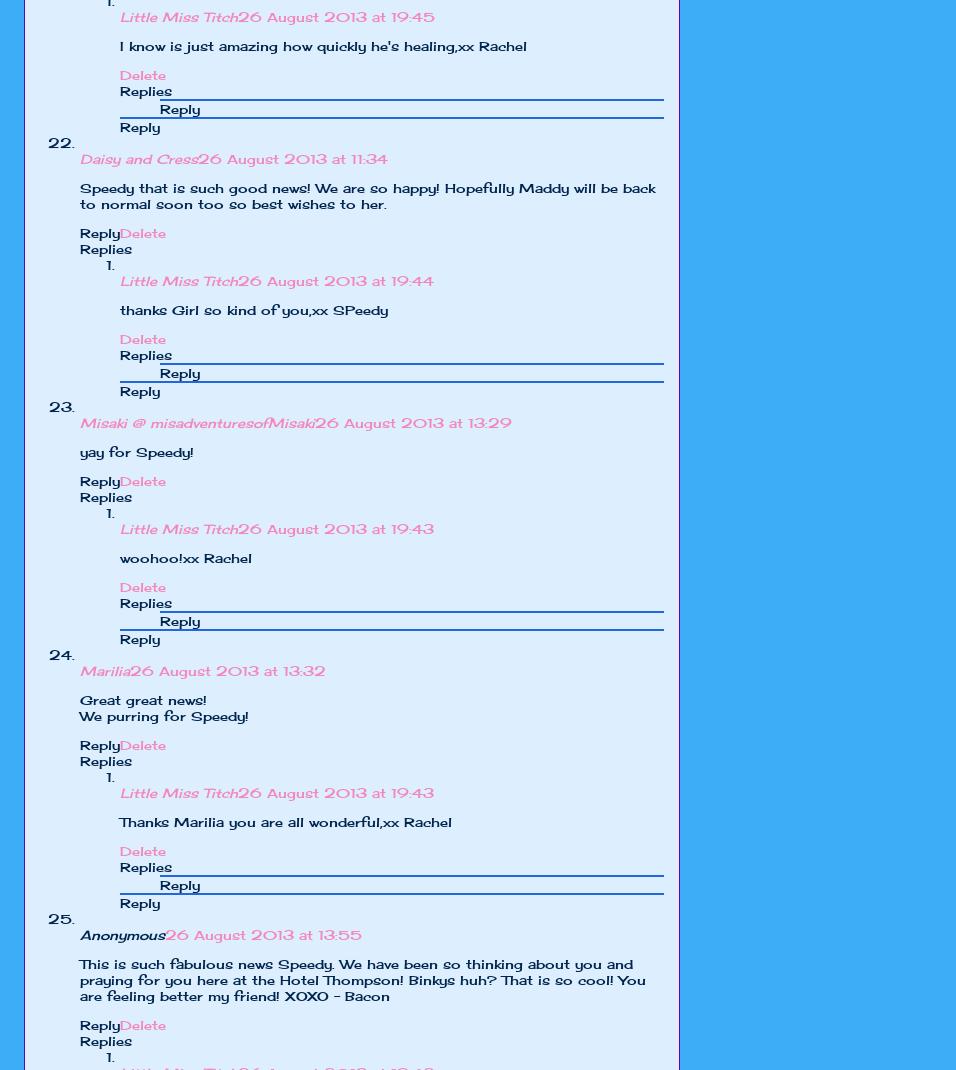  Describe the element at coordinates (79, 670) in the screenshot. I see `'Marilia'` at that location.